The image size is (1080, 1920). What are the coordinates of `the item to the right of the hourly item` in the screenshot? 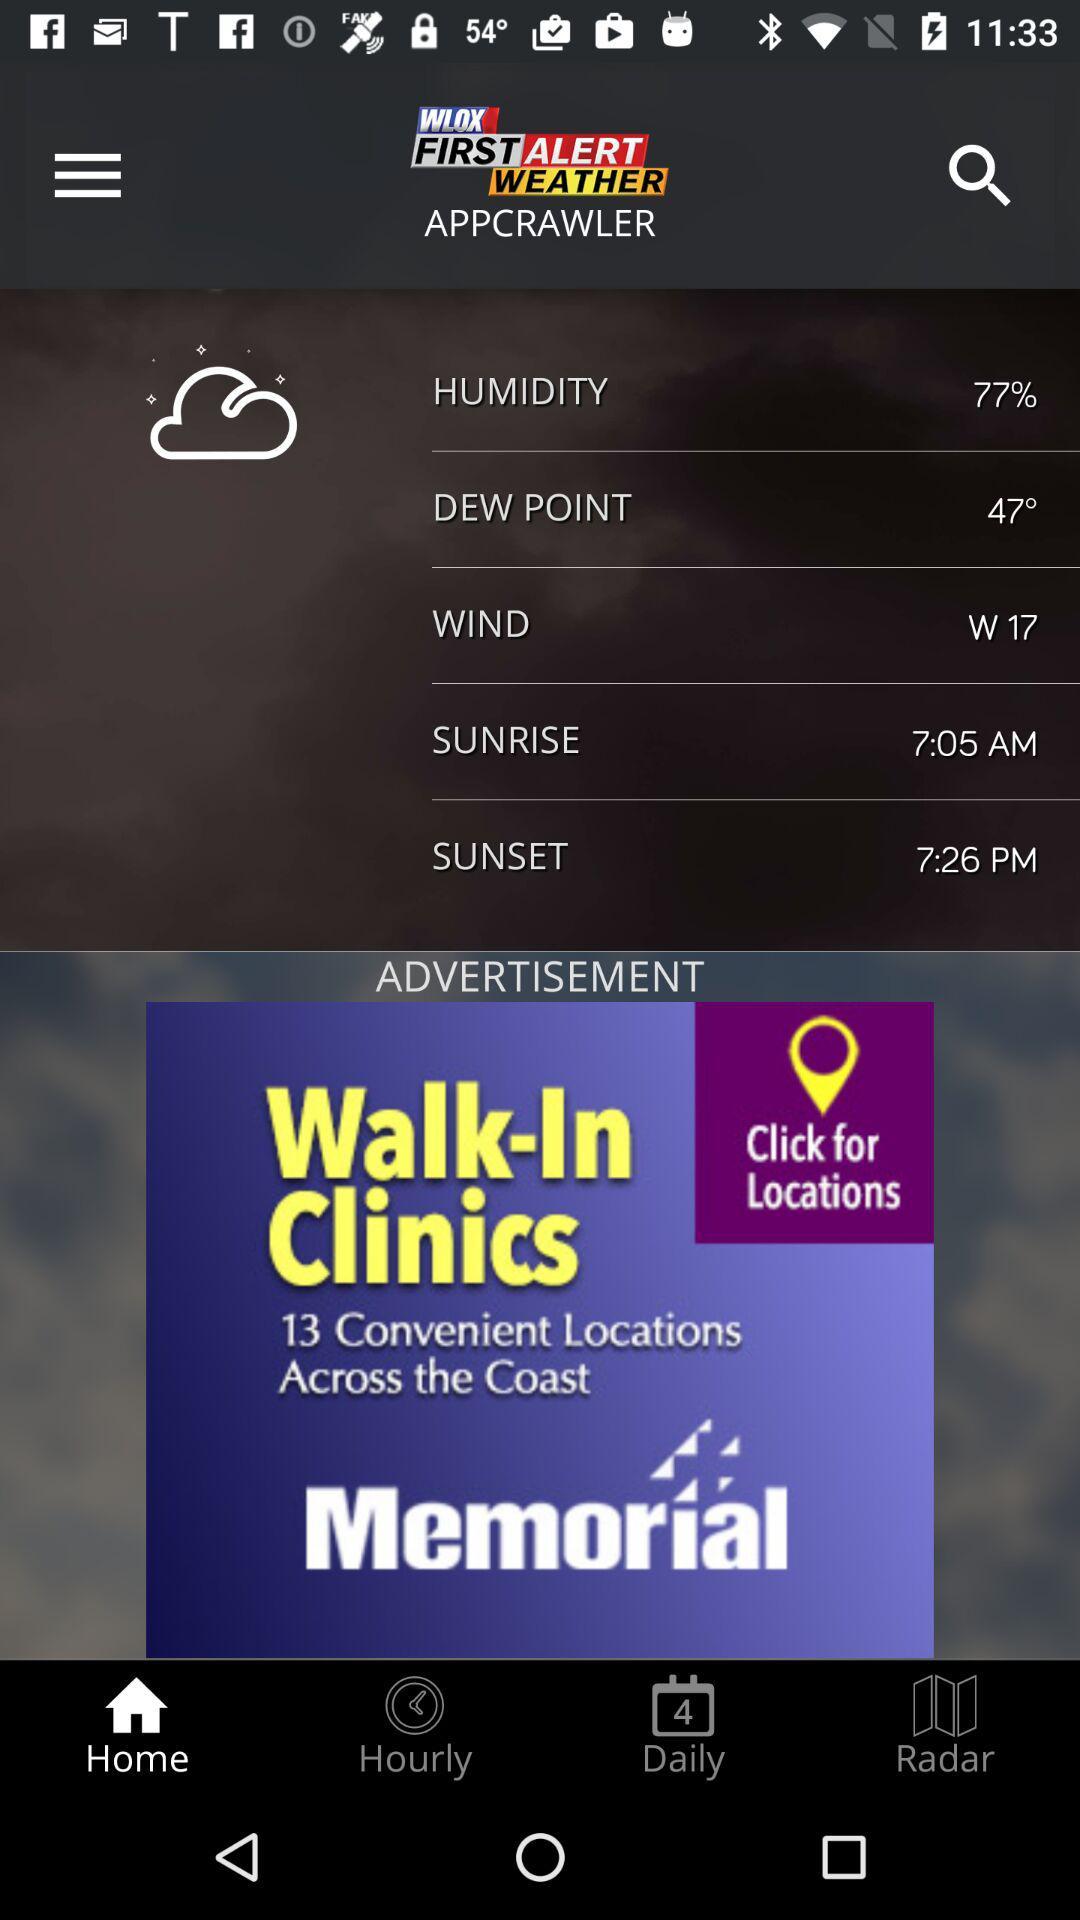 It's located at (682, 1726).